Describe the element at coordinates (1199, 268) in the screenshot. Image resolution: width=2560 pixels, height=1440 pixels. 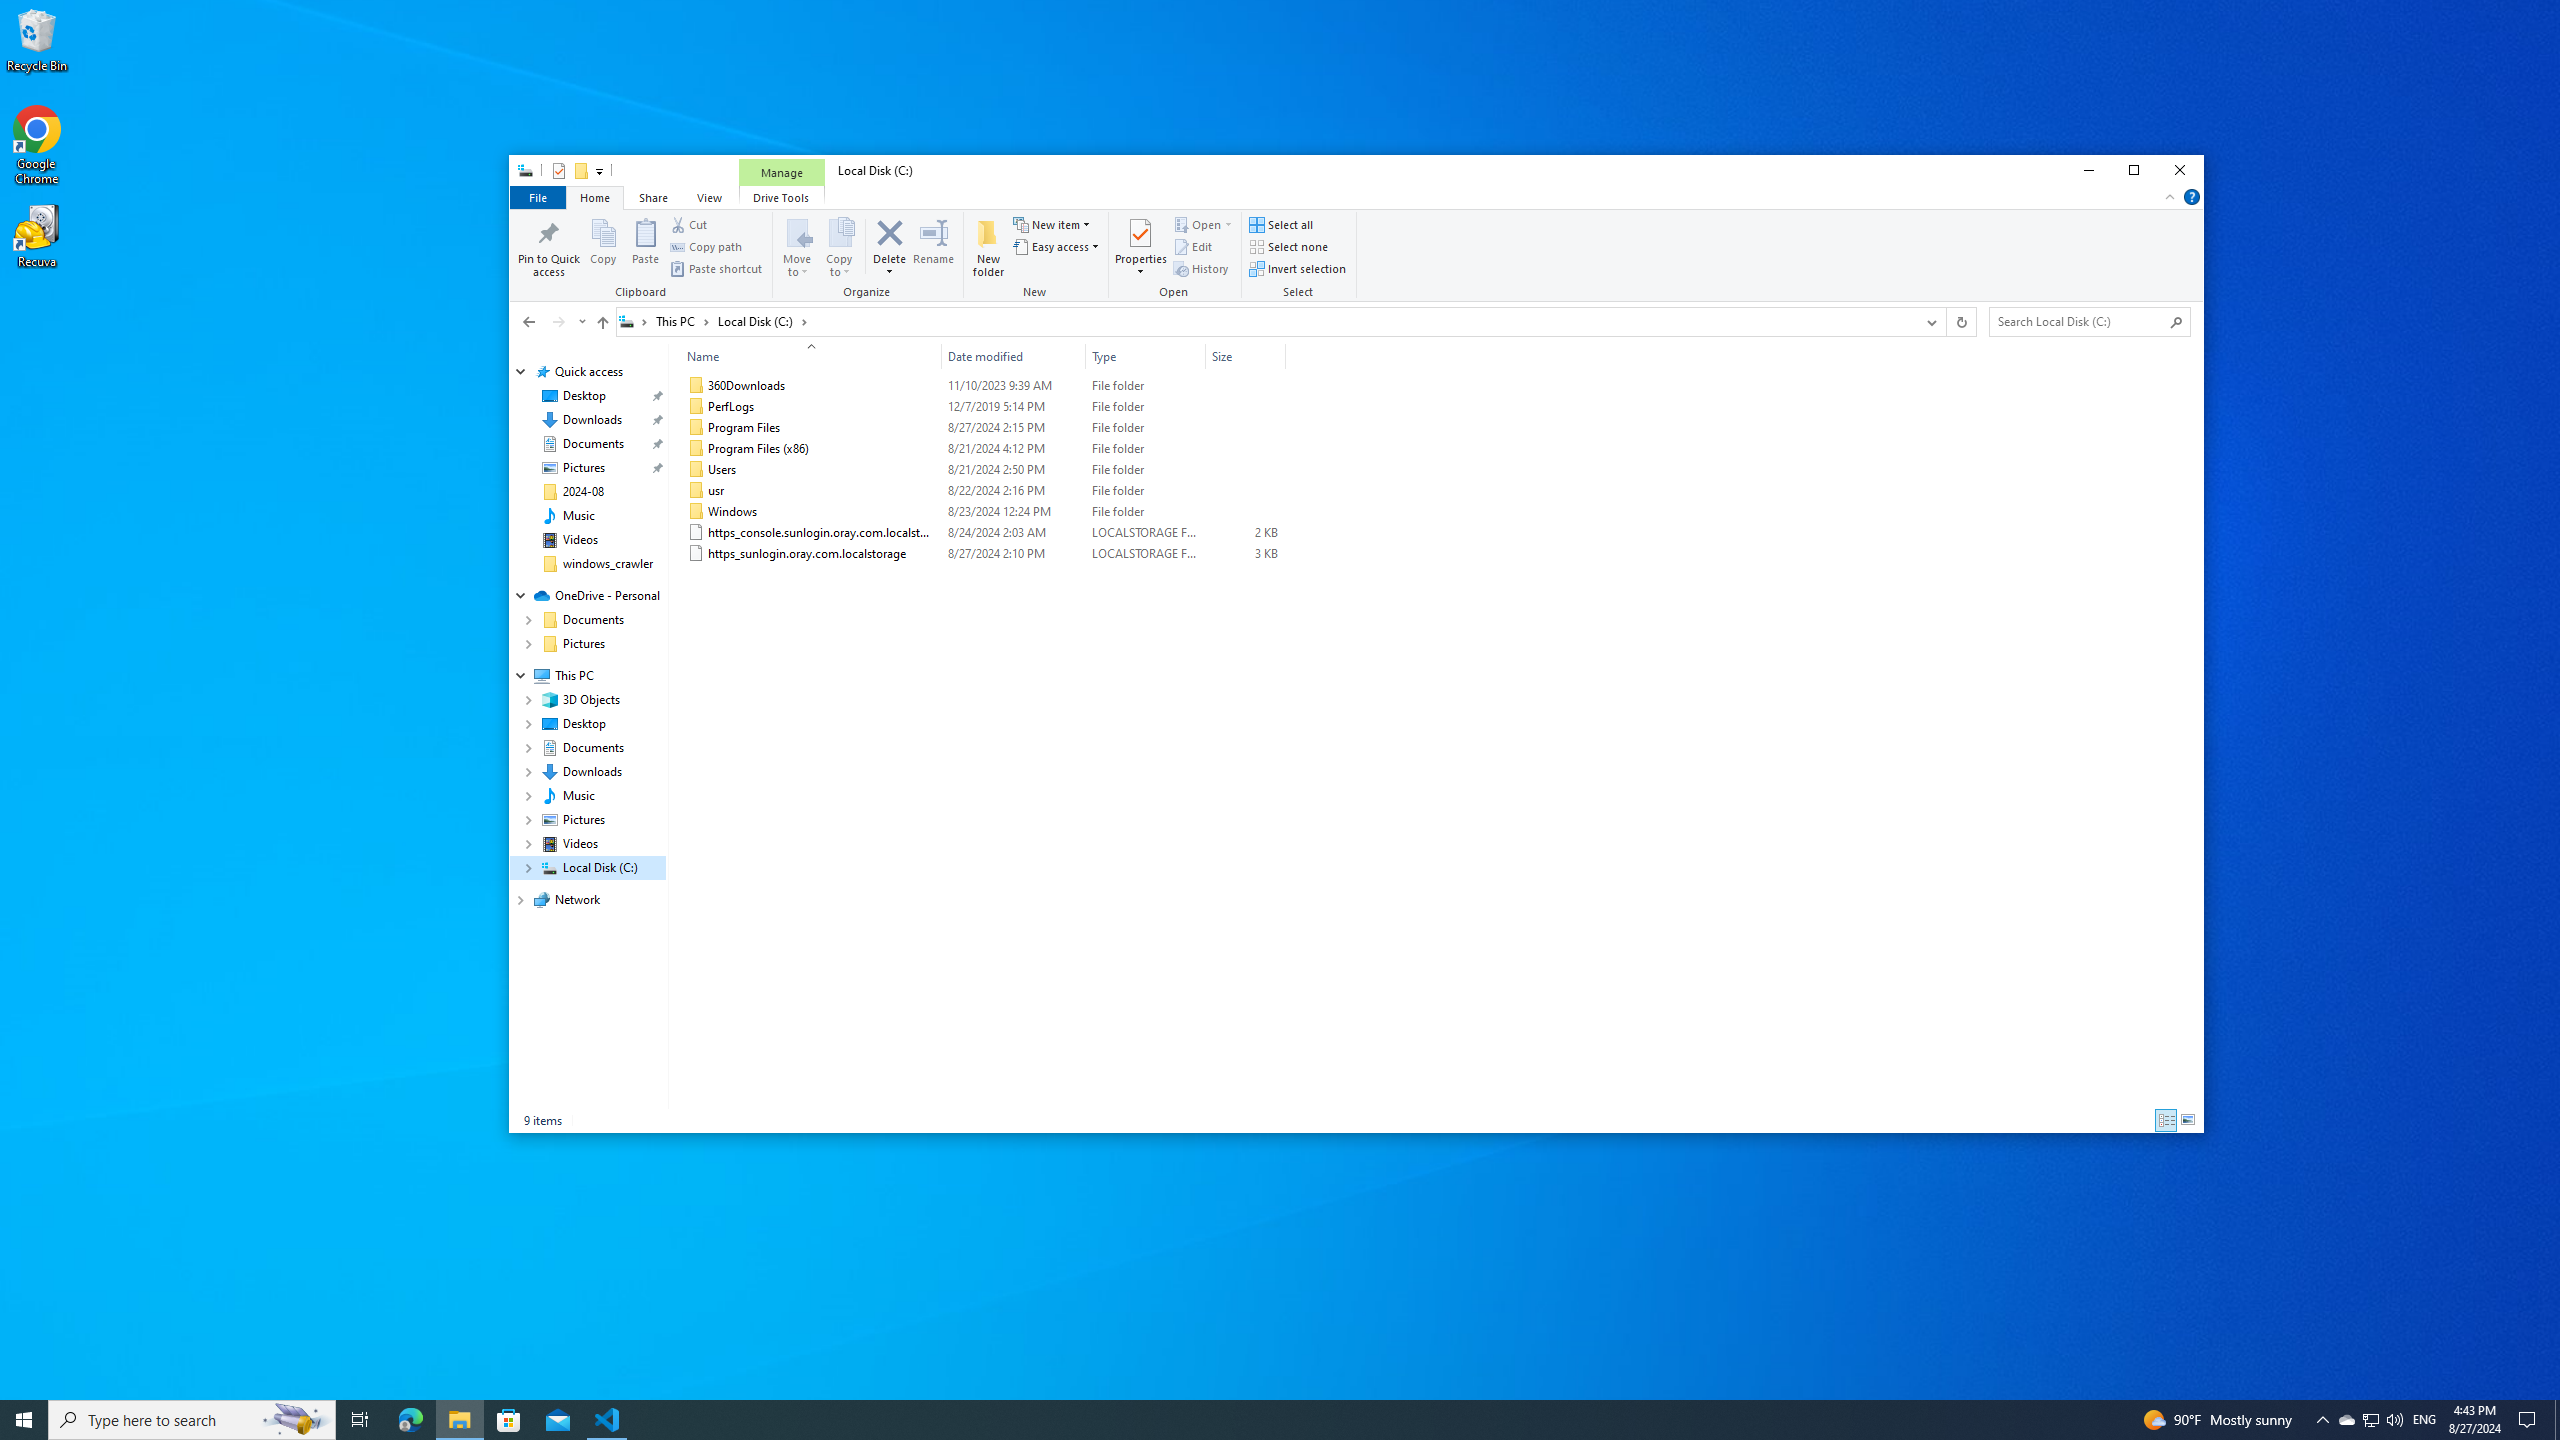
I see `'History'` at that location.